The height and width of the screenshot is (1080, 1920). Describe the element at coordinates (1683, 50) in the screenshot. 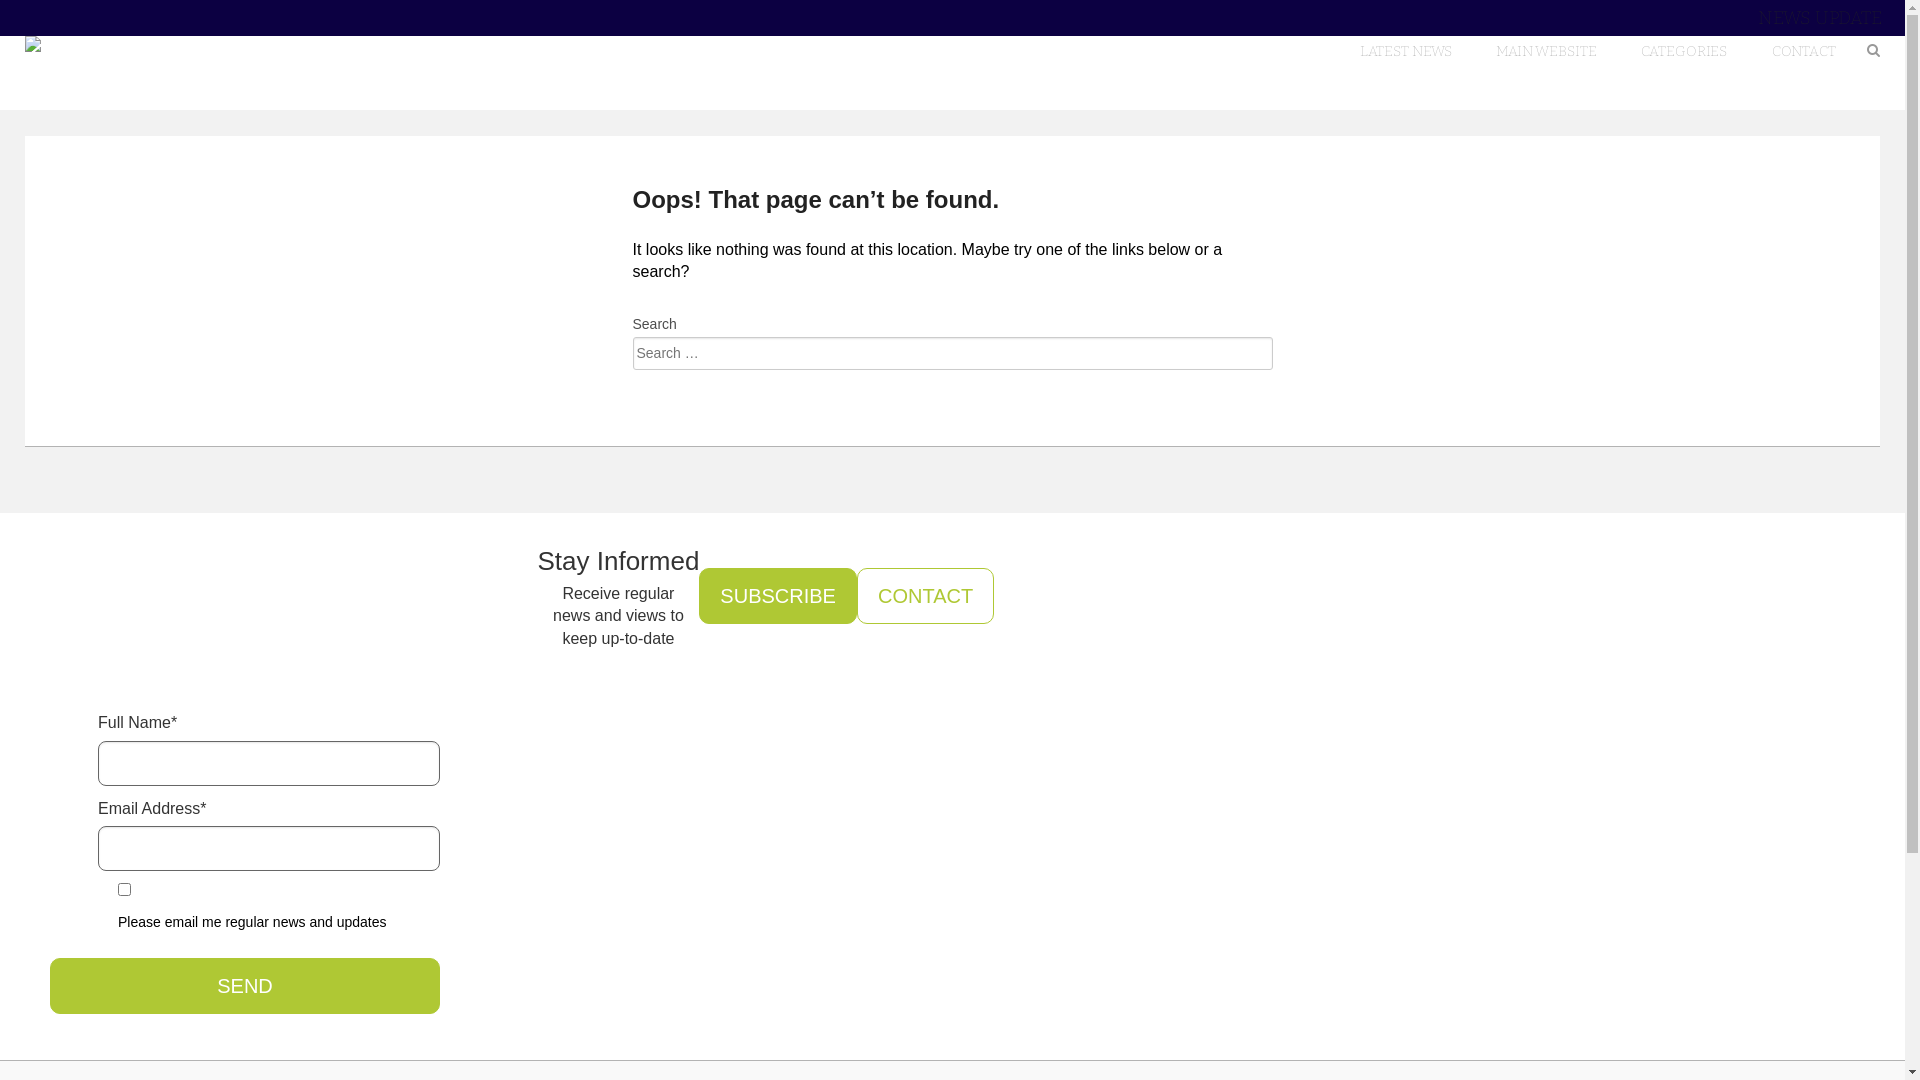

I see `'CATEGORIES'` at that location.